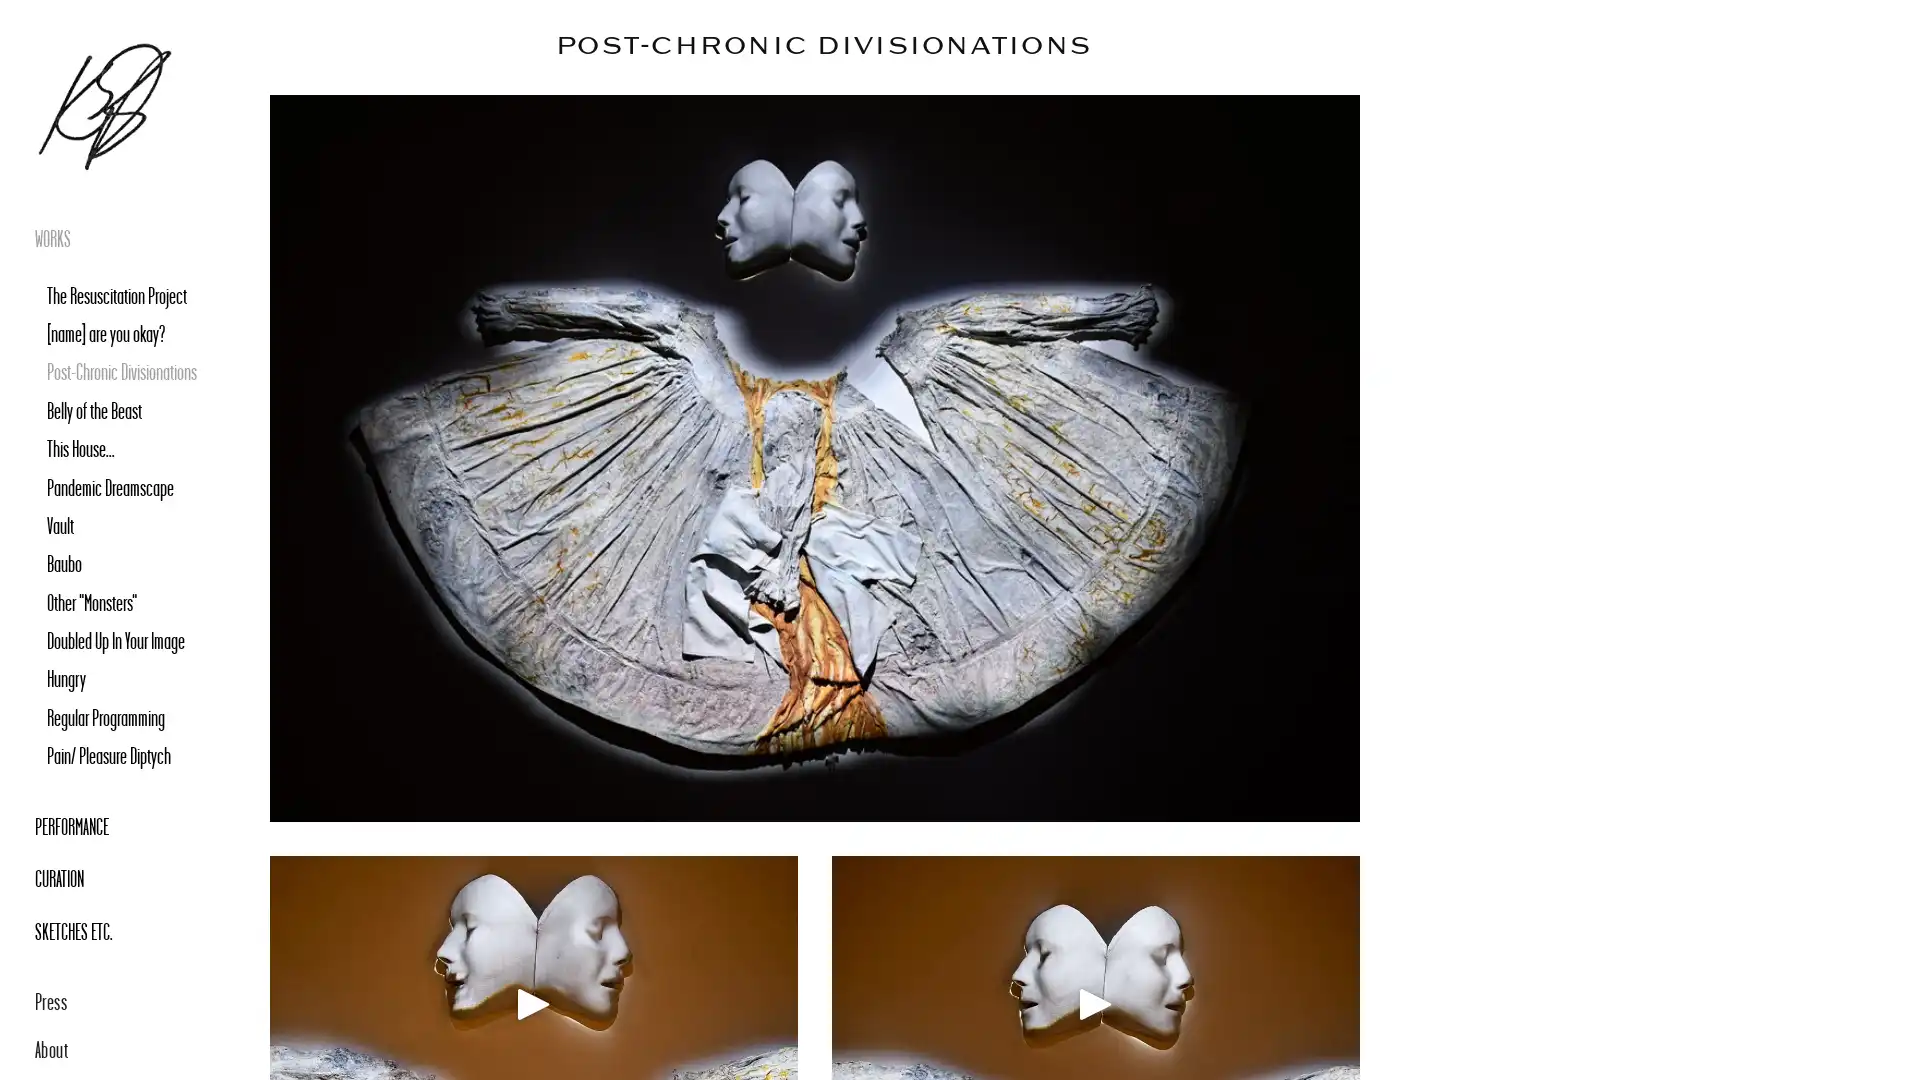 The width and height of the screenshot is (1920, 1080). Describe the element at coordinates (1094, 1003) in the screenshot. I see `Play` at that location.